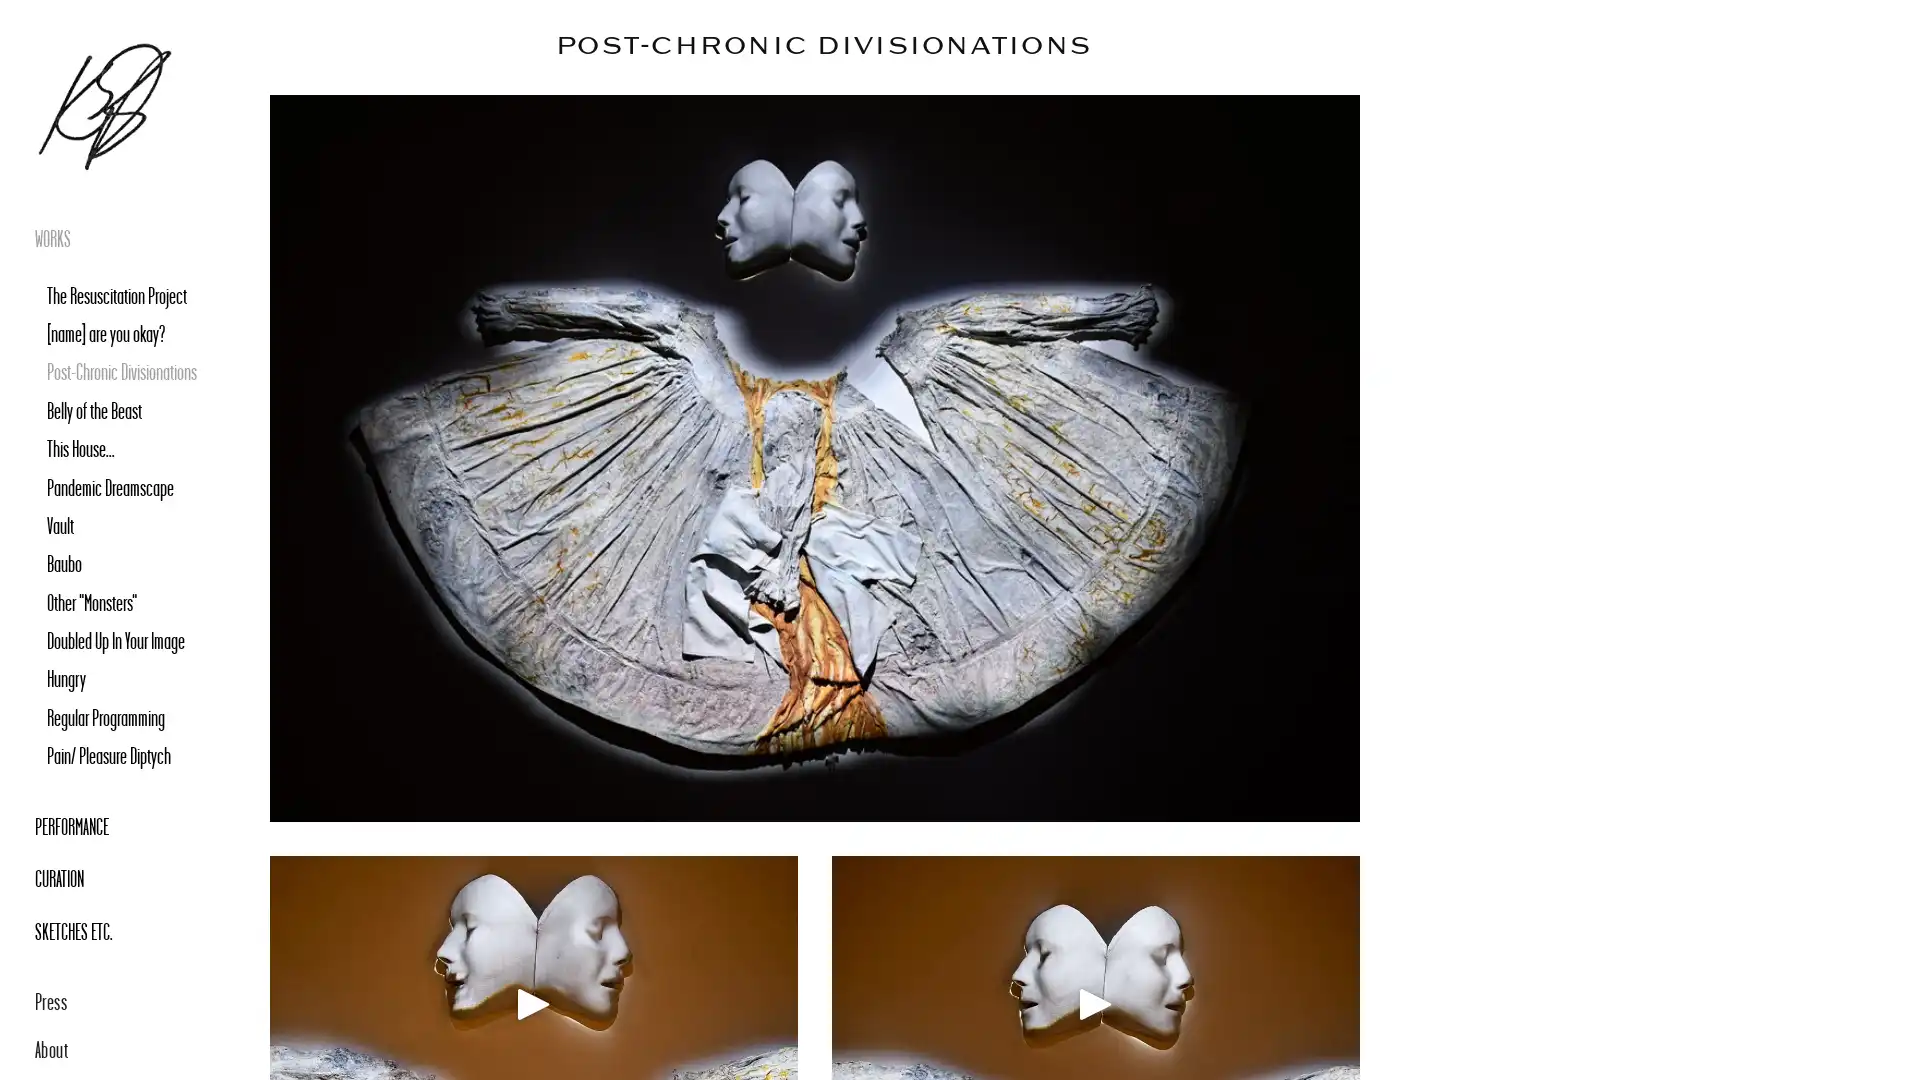 The width and height of the screenshot is (1920, 1080). Describe the element at coordinates (1094, 1003) in the screenshot. I see `Play` at that location.